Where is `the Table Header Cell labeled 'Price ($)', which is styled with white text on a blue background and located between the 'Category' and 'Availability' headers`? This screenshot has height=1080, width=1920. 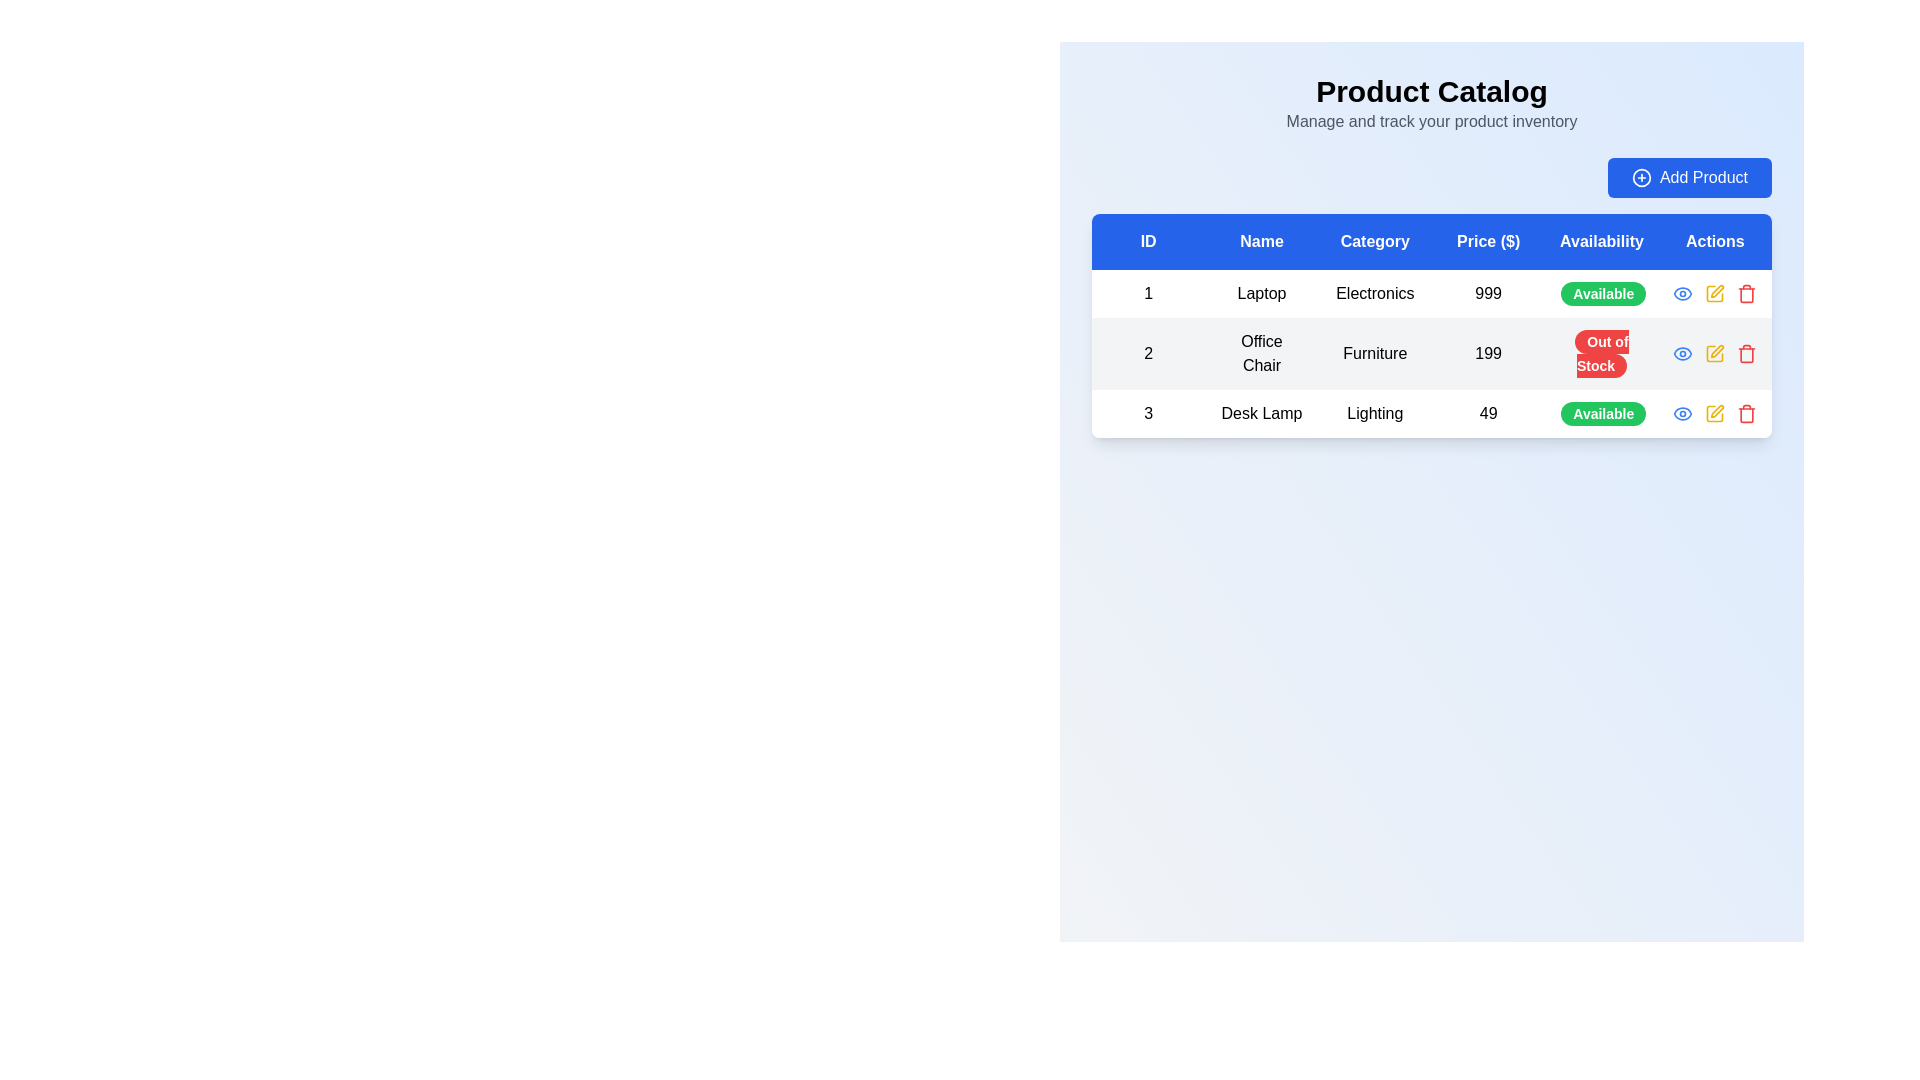
the Table Header Cell labeled 'Price ($)', which is styled with white text on a blue background and located between the 'Category' and 'Availability' headers is located at coordinates (1488, 241).